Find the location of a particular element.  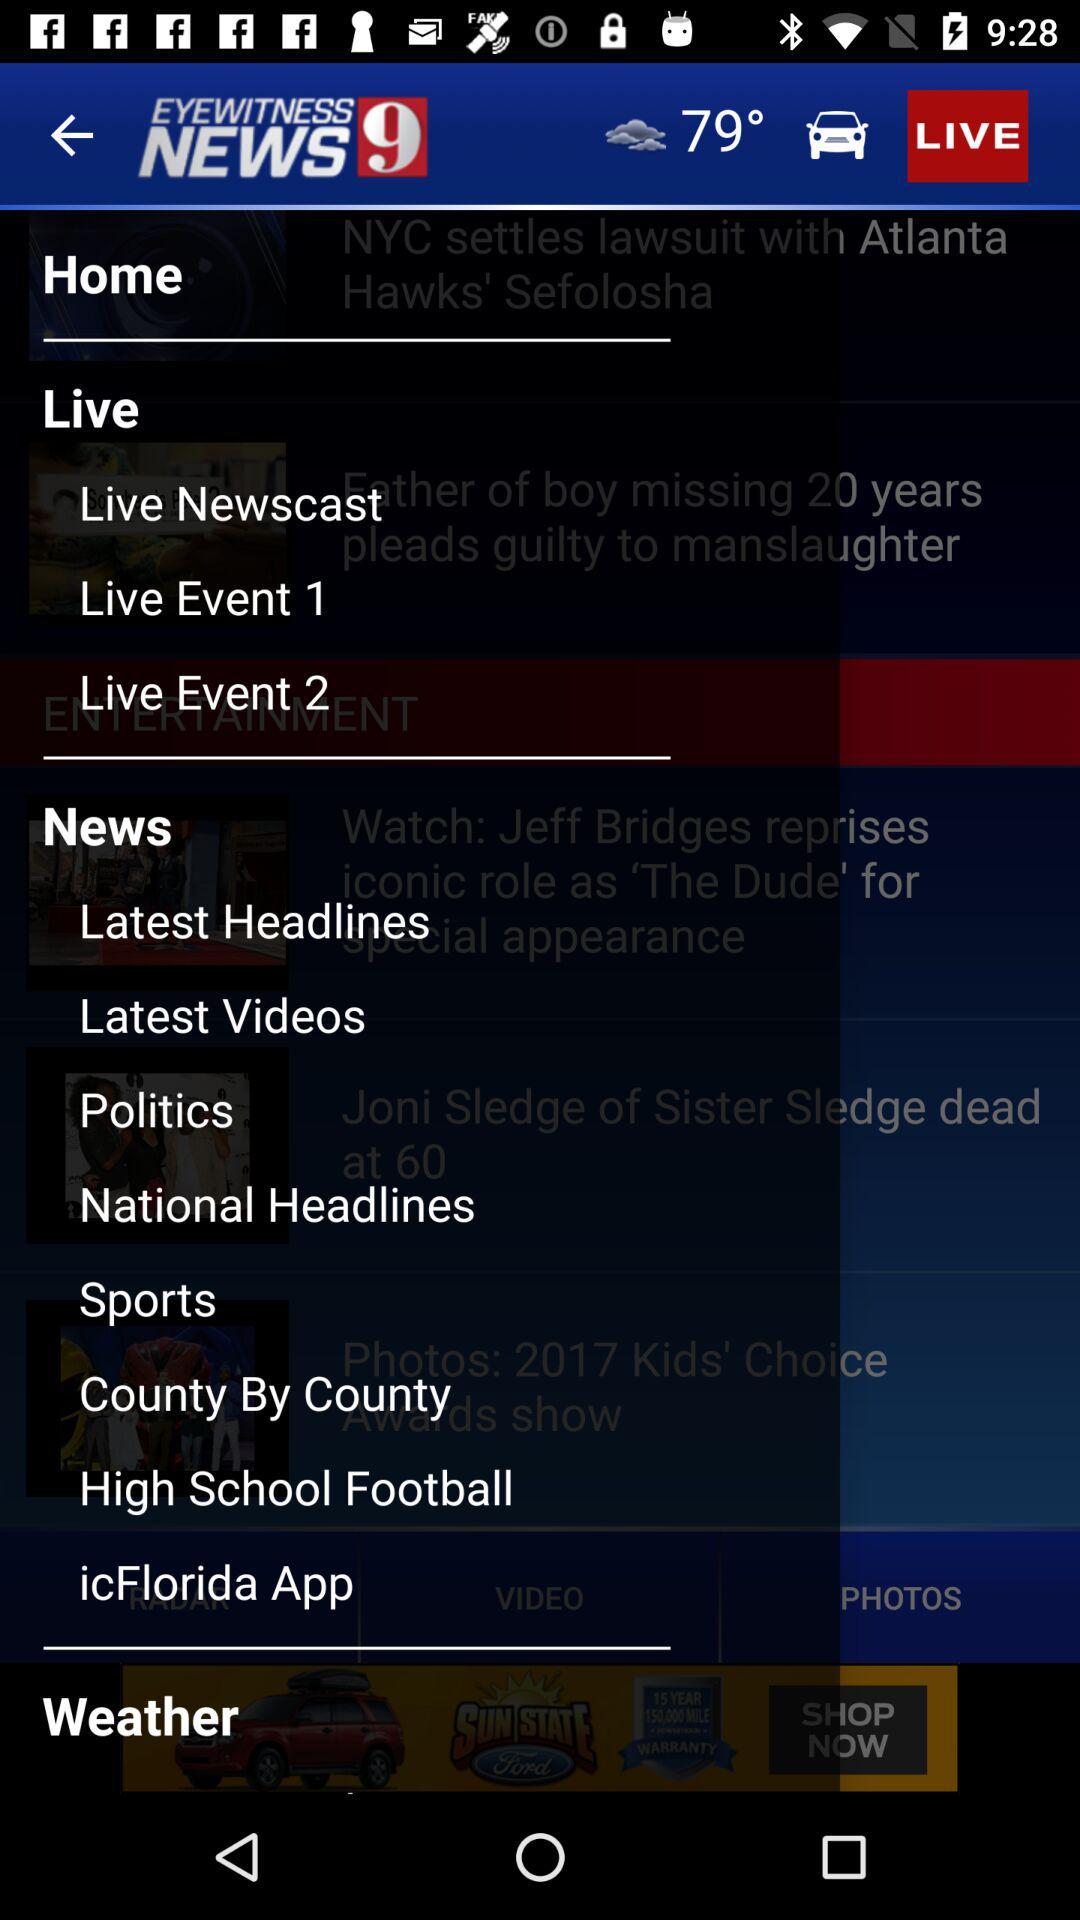

the county by county button below sports is located at coordinates (459, 1406).